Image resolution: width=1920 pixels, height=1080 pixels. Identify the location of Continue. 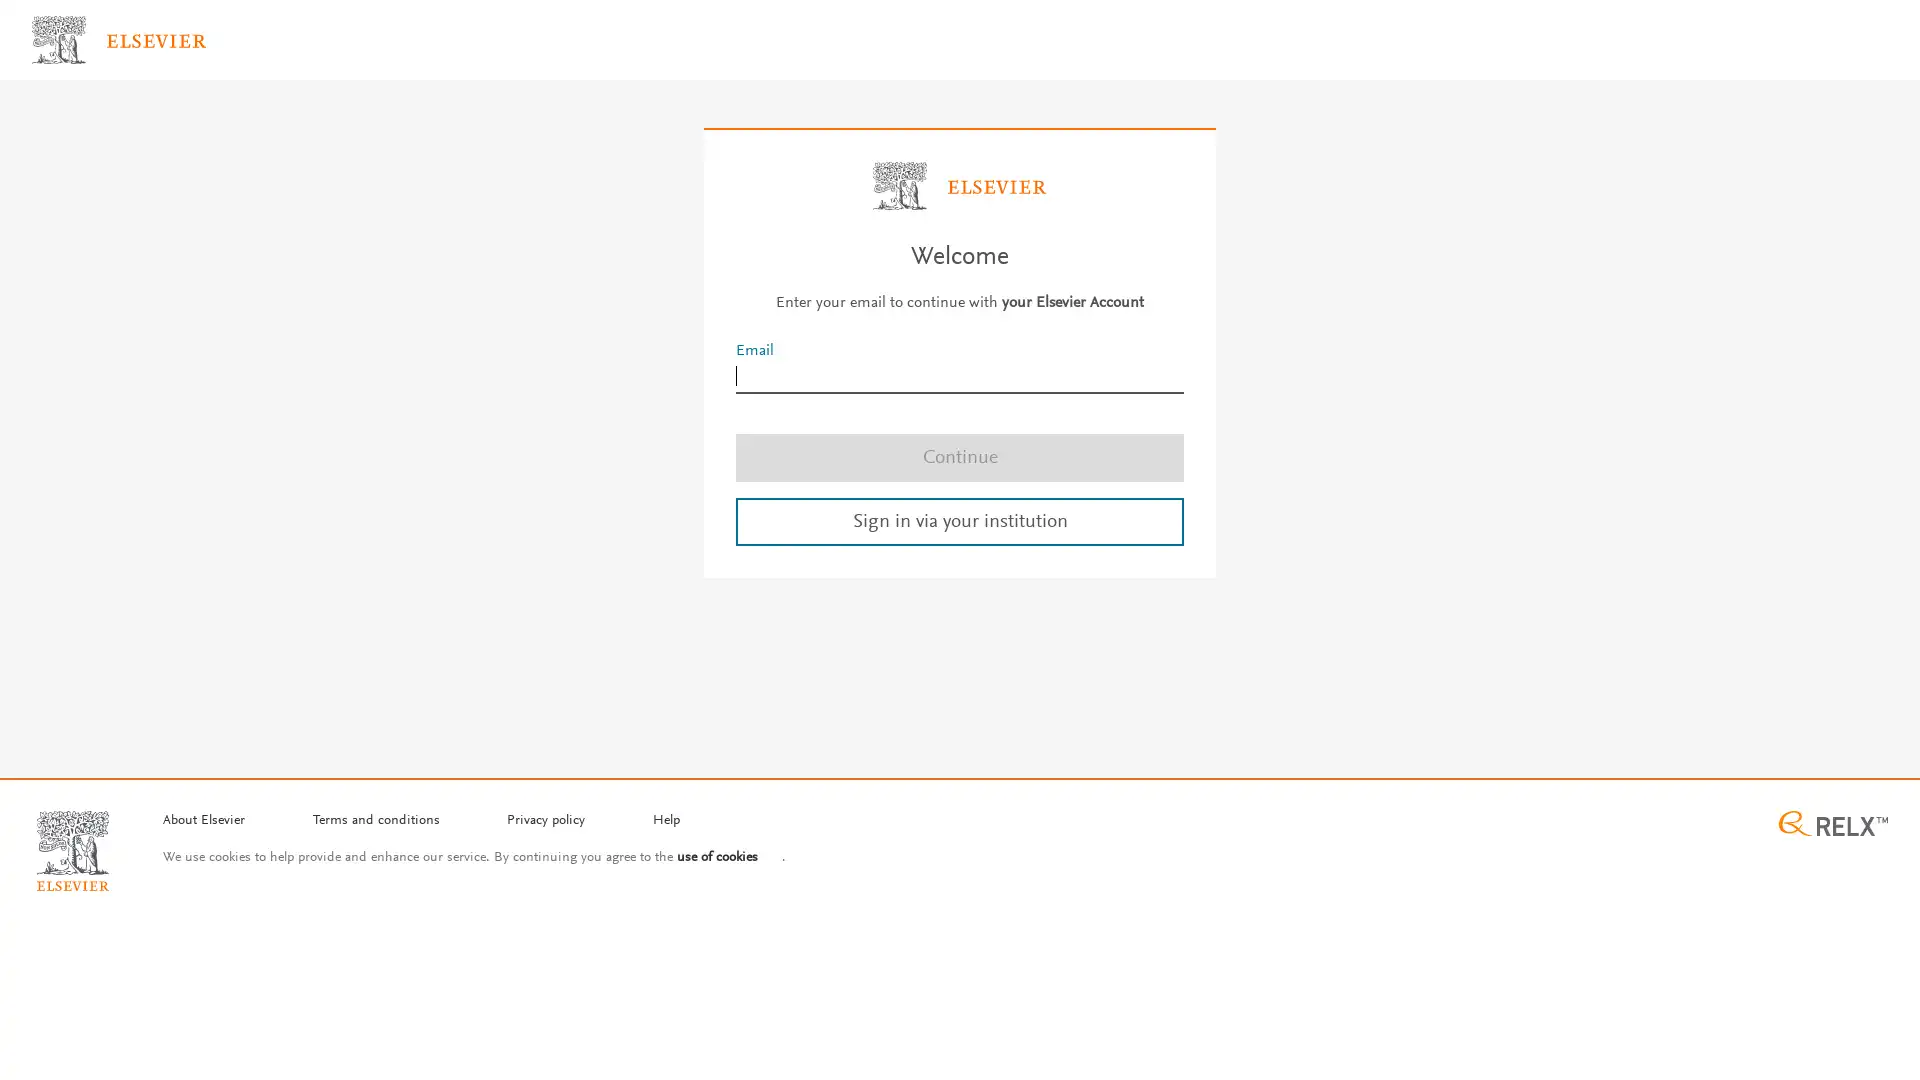
(960, 456).